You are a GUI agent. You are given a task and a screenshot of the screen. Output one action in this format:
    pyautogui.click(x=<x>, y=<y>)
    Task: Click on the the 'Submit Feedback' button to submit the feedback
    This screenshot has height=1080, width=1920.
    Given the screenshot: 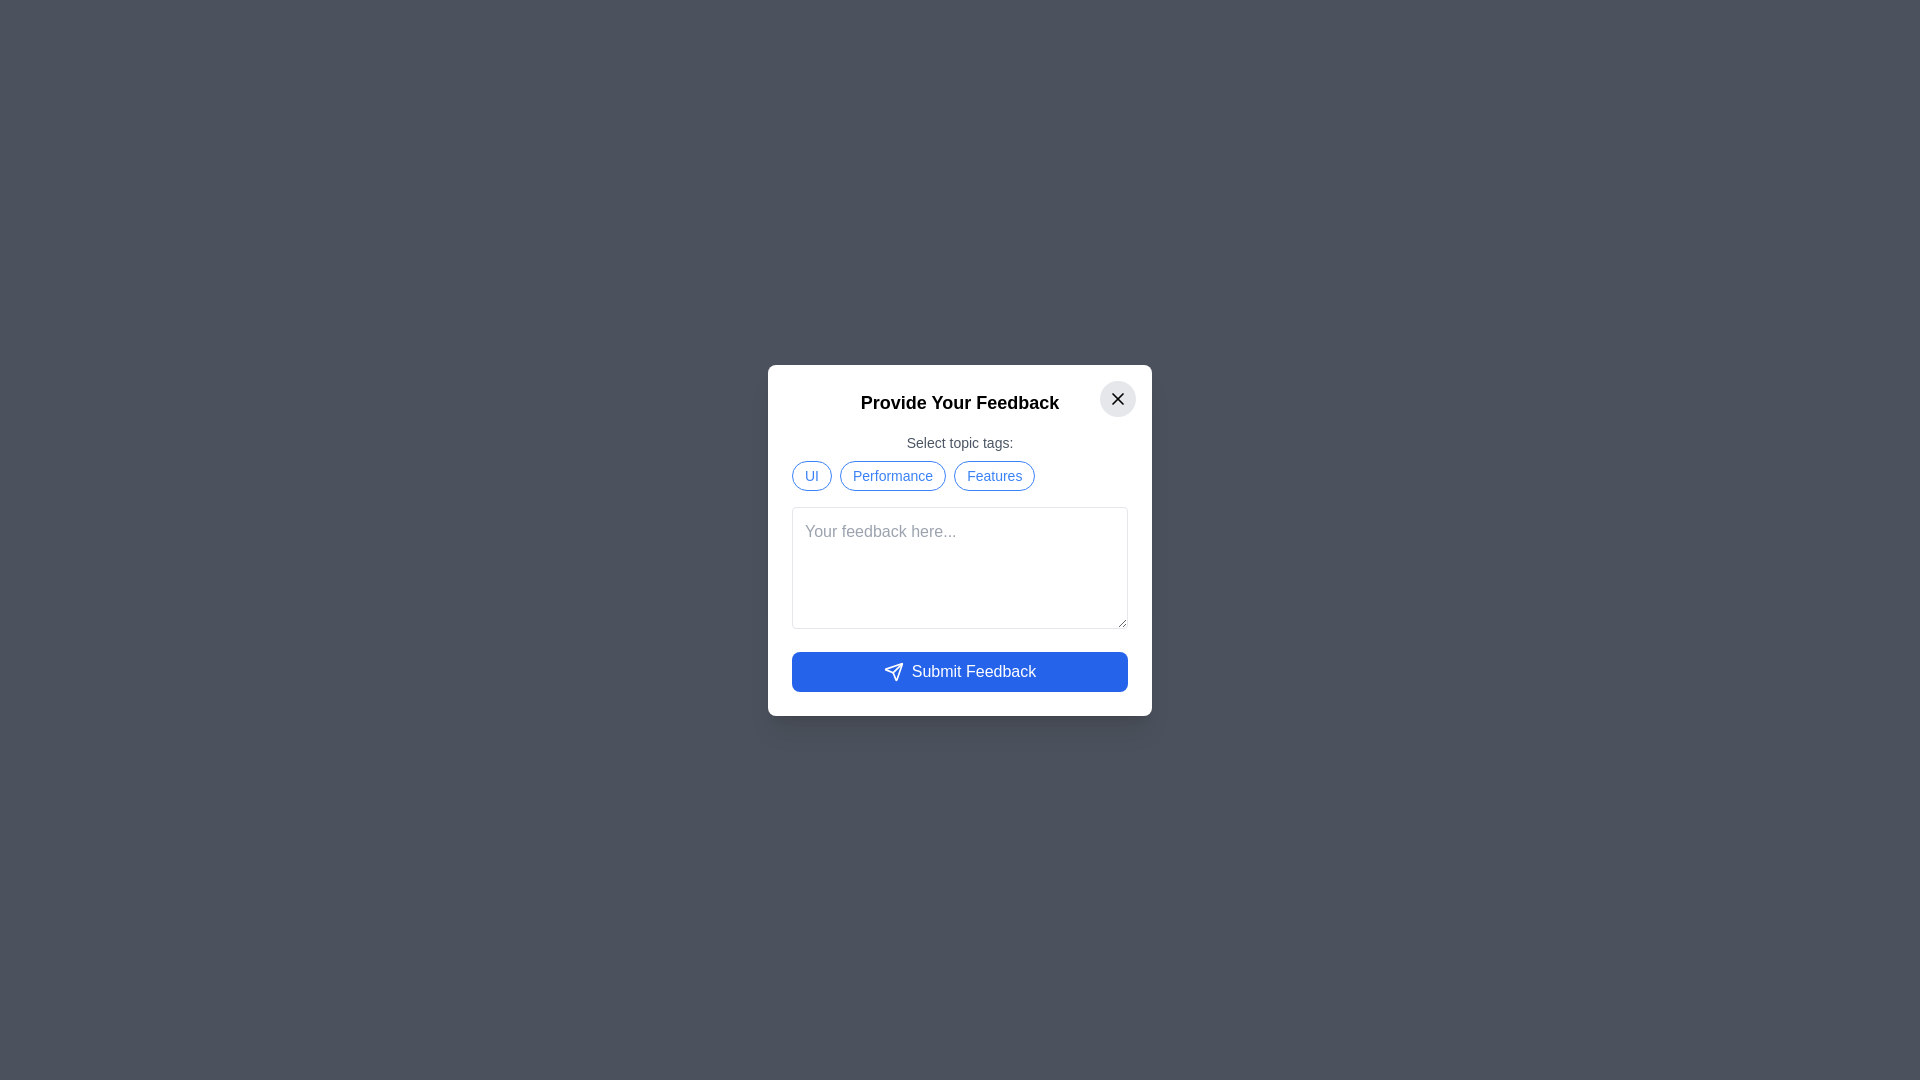 What is the action you would take?
    pyautogui.click(x=960, y=671)
    